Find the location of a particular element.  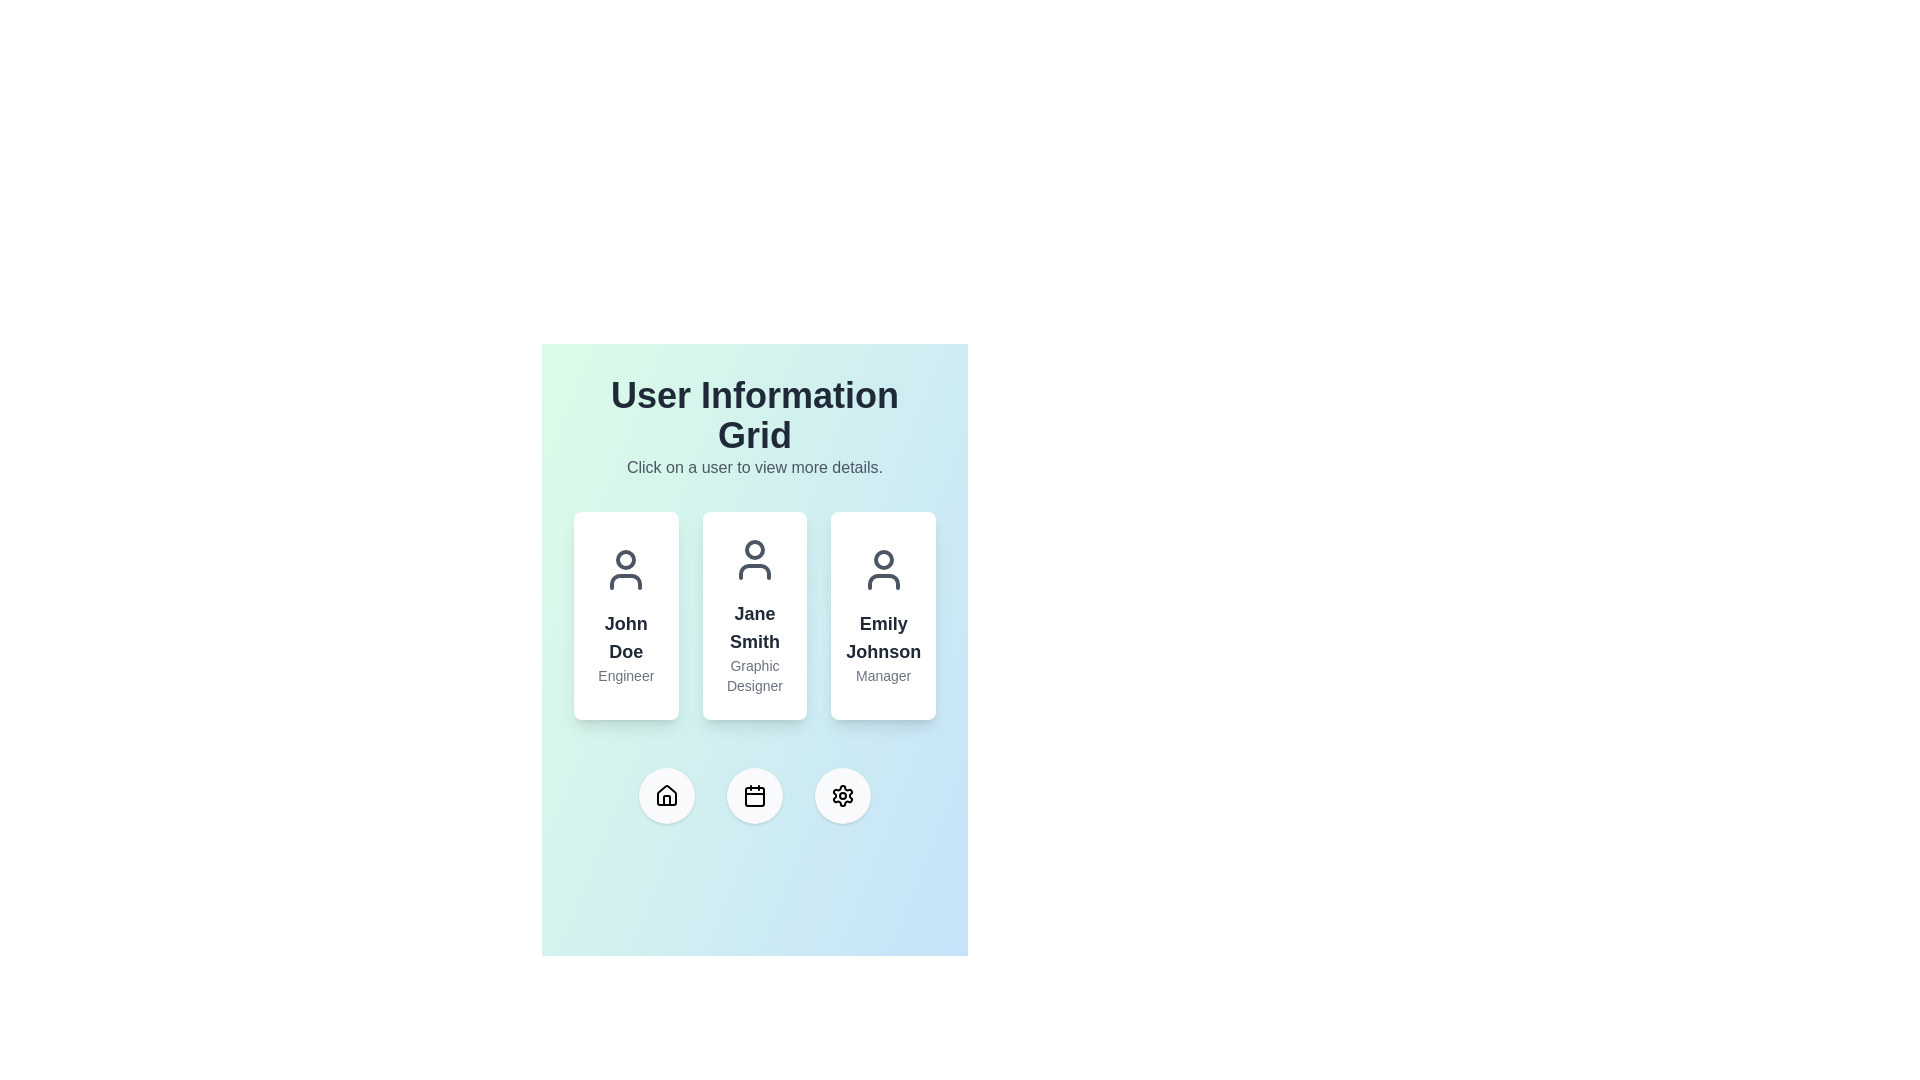

the lower portion of the SVG graphic user icon in the rightmost card featuring Emily Johnson's name and title 'Manager' is located at coordinates (882, 582).